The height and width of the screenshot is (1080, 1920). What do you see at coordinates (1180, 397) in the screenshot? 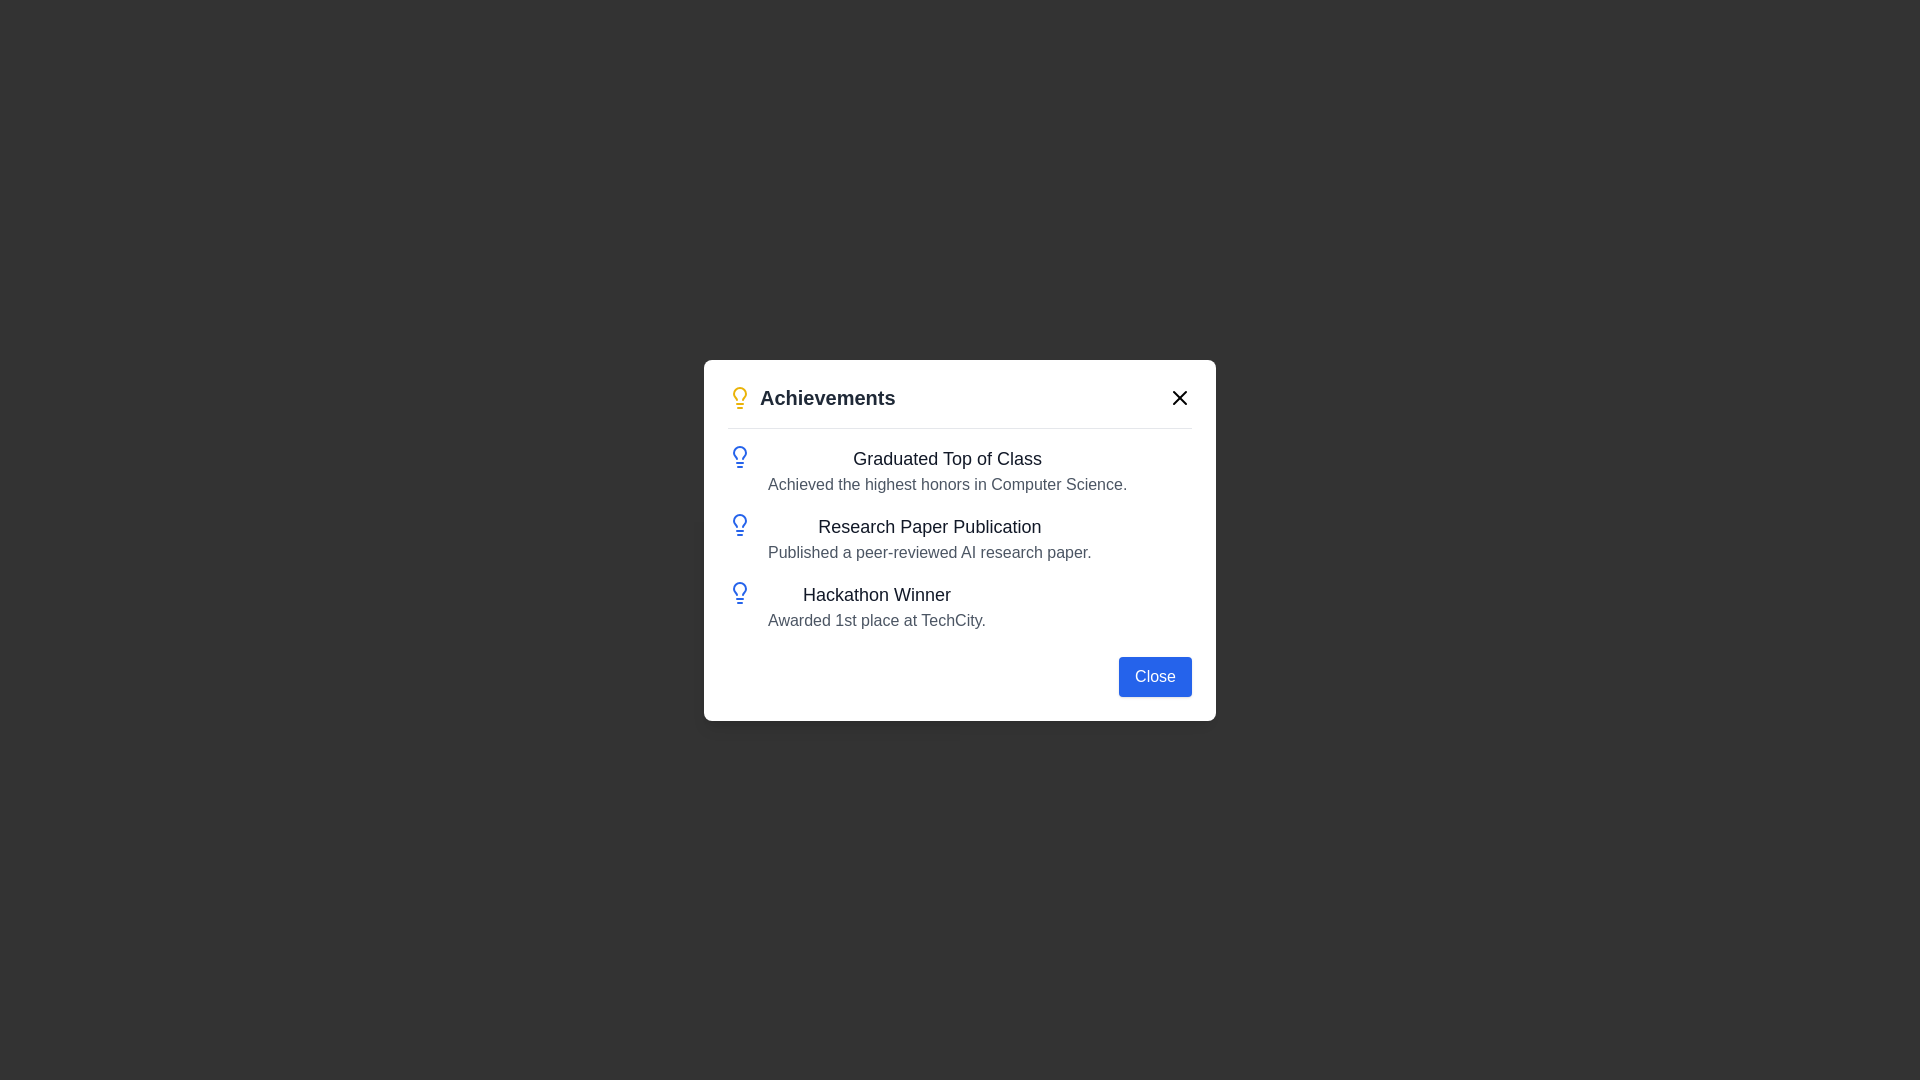
I see `the close button icon resembling a cross in the top right corner of the 'Achievements' modal to trigger the hover color change effect` at bounding box center [1180, 397].